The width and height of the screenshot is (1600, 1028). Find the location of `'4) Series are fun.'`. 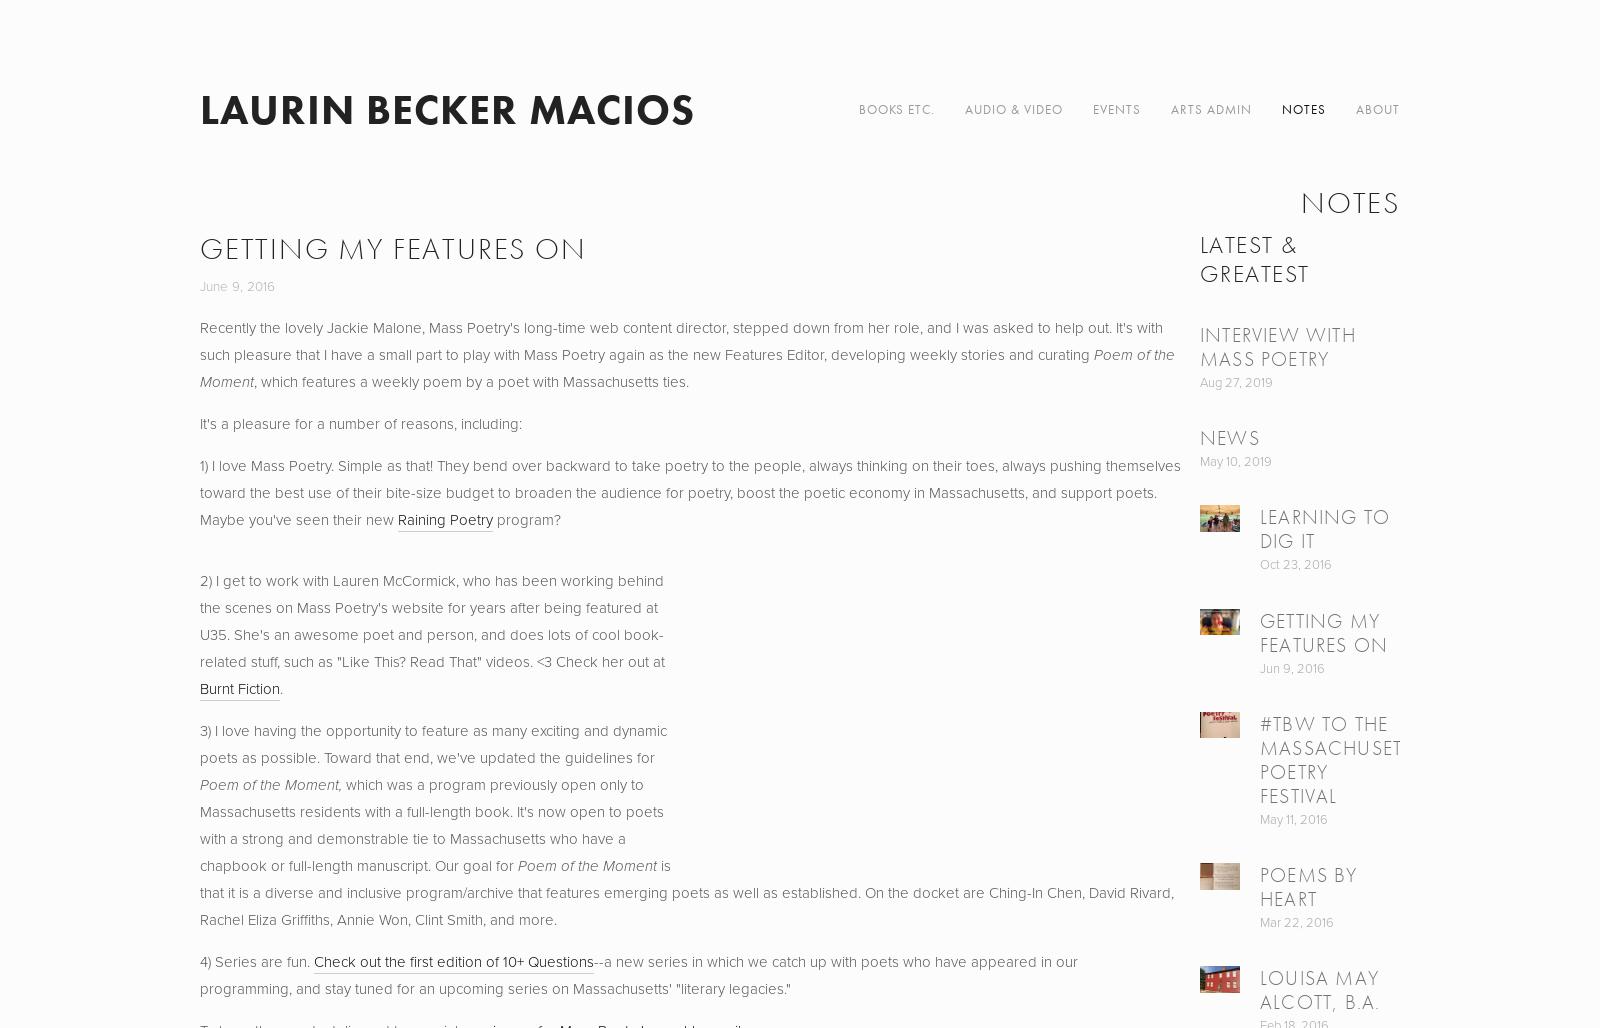

'4) Series are fun.' is located at coordinates (256, 962).